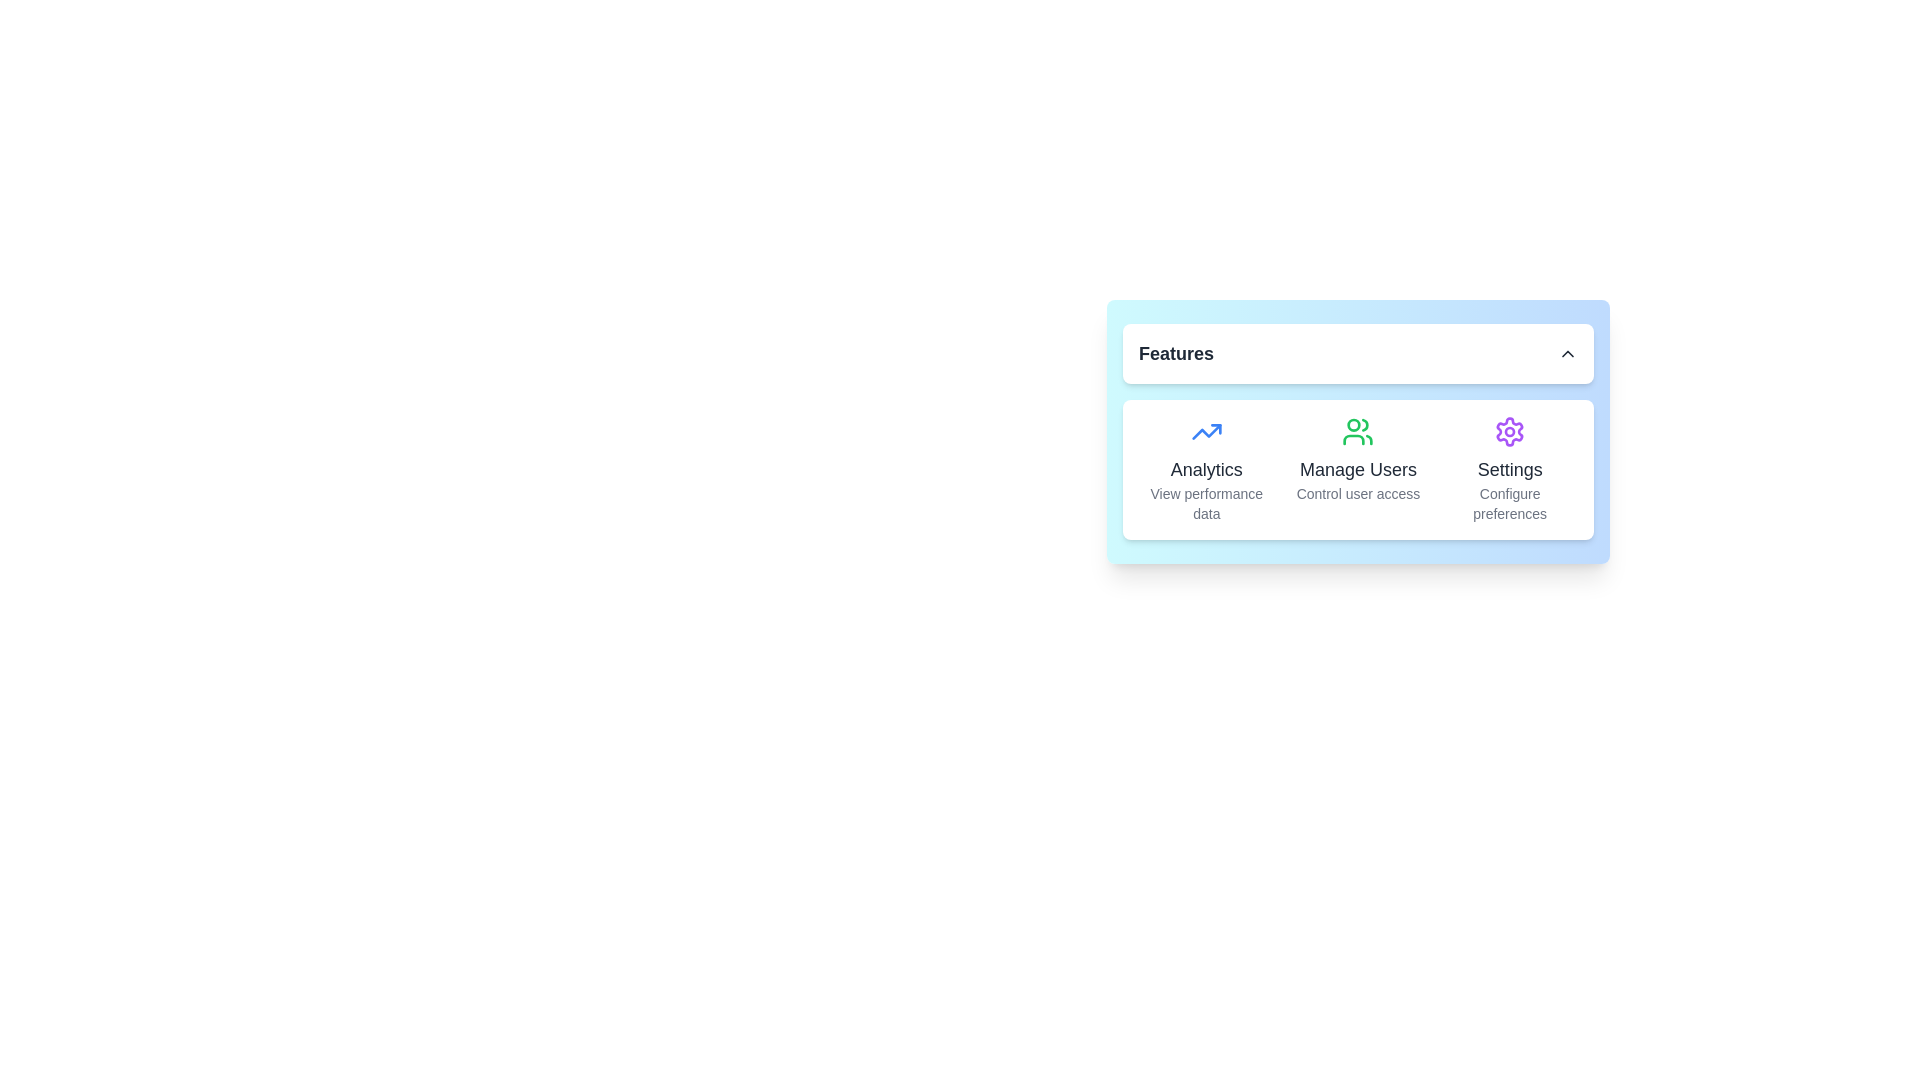  What do you see at coordinates (1205, 503) in the screenshot?
I see `the static text element displaying 'View performance data', which is located beneath the 'Analytics' label in a card-like structure` at bounding box center [1205, 503].